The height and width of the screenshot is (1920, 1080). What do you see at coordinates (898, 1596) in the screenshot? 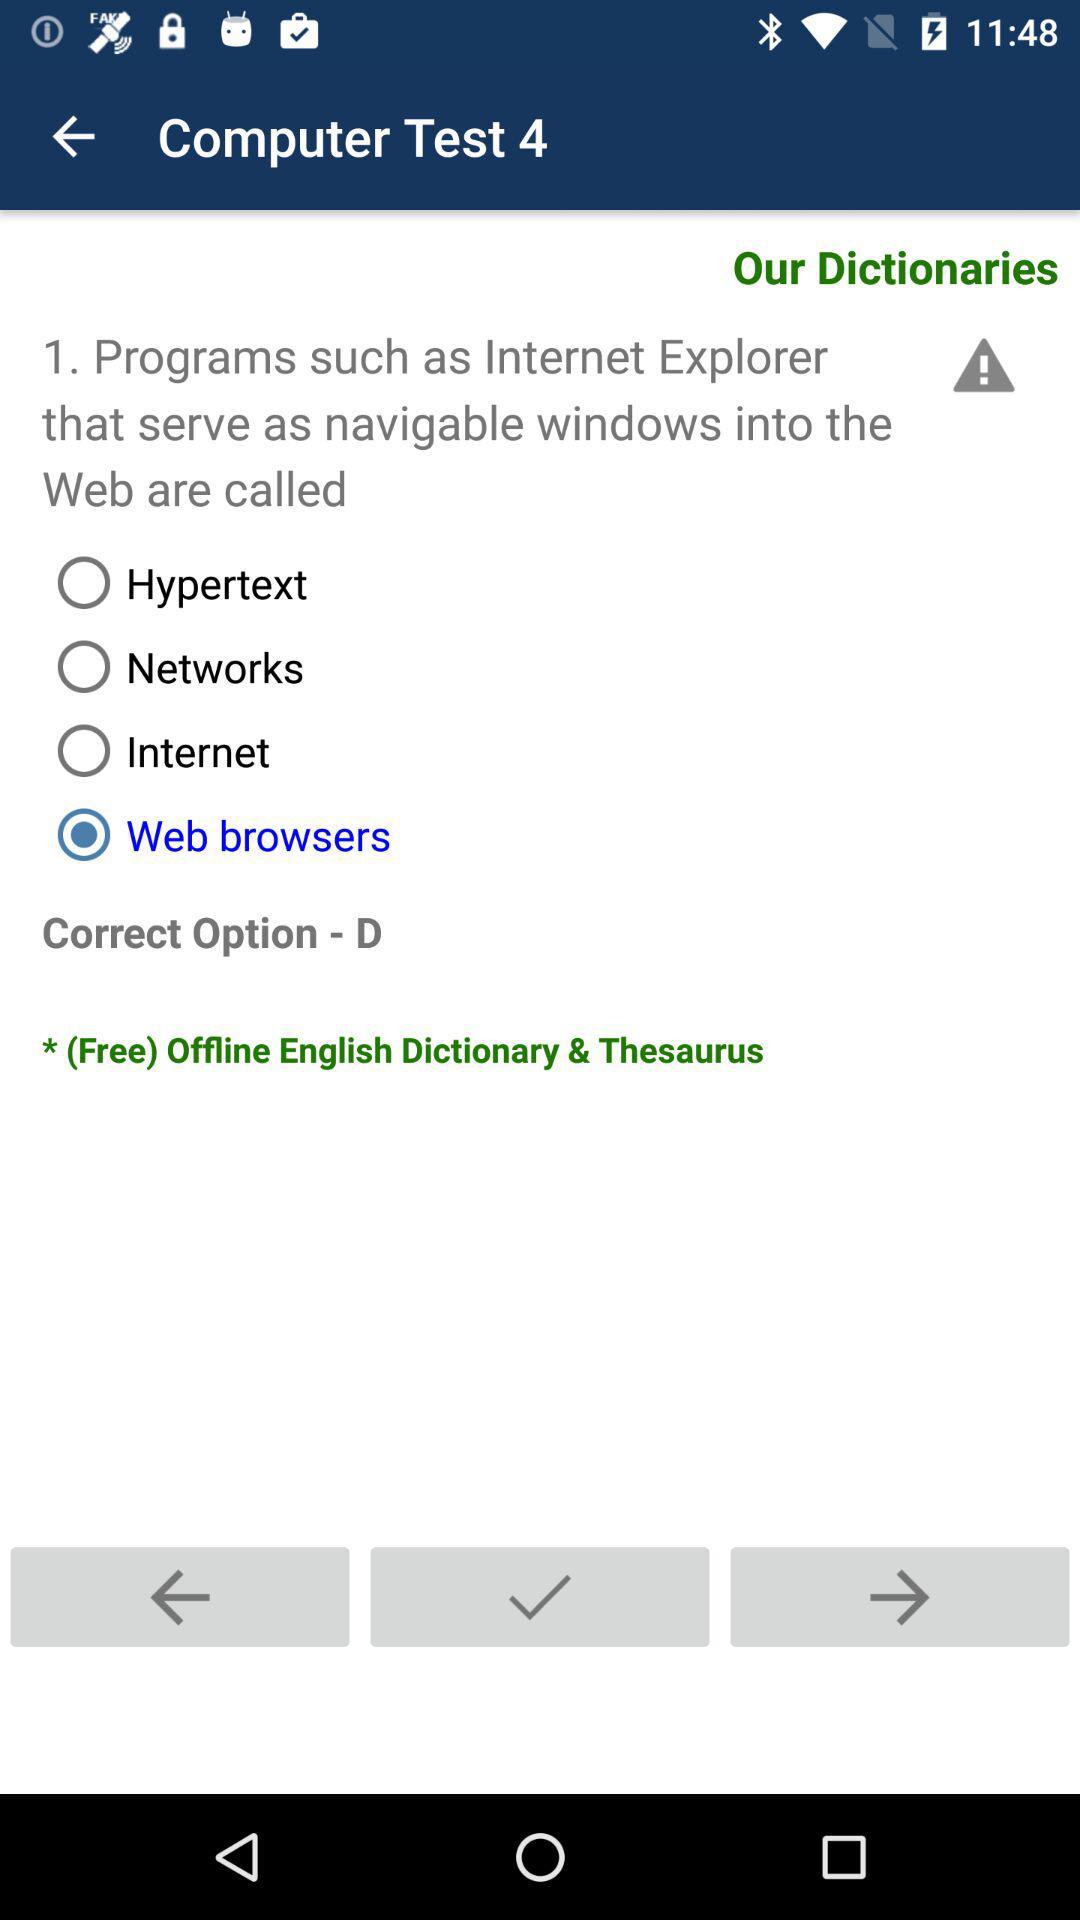
I see `next question` at bounding box center [898, 1596].